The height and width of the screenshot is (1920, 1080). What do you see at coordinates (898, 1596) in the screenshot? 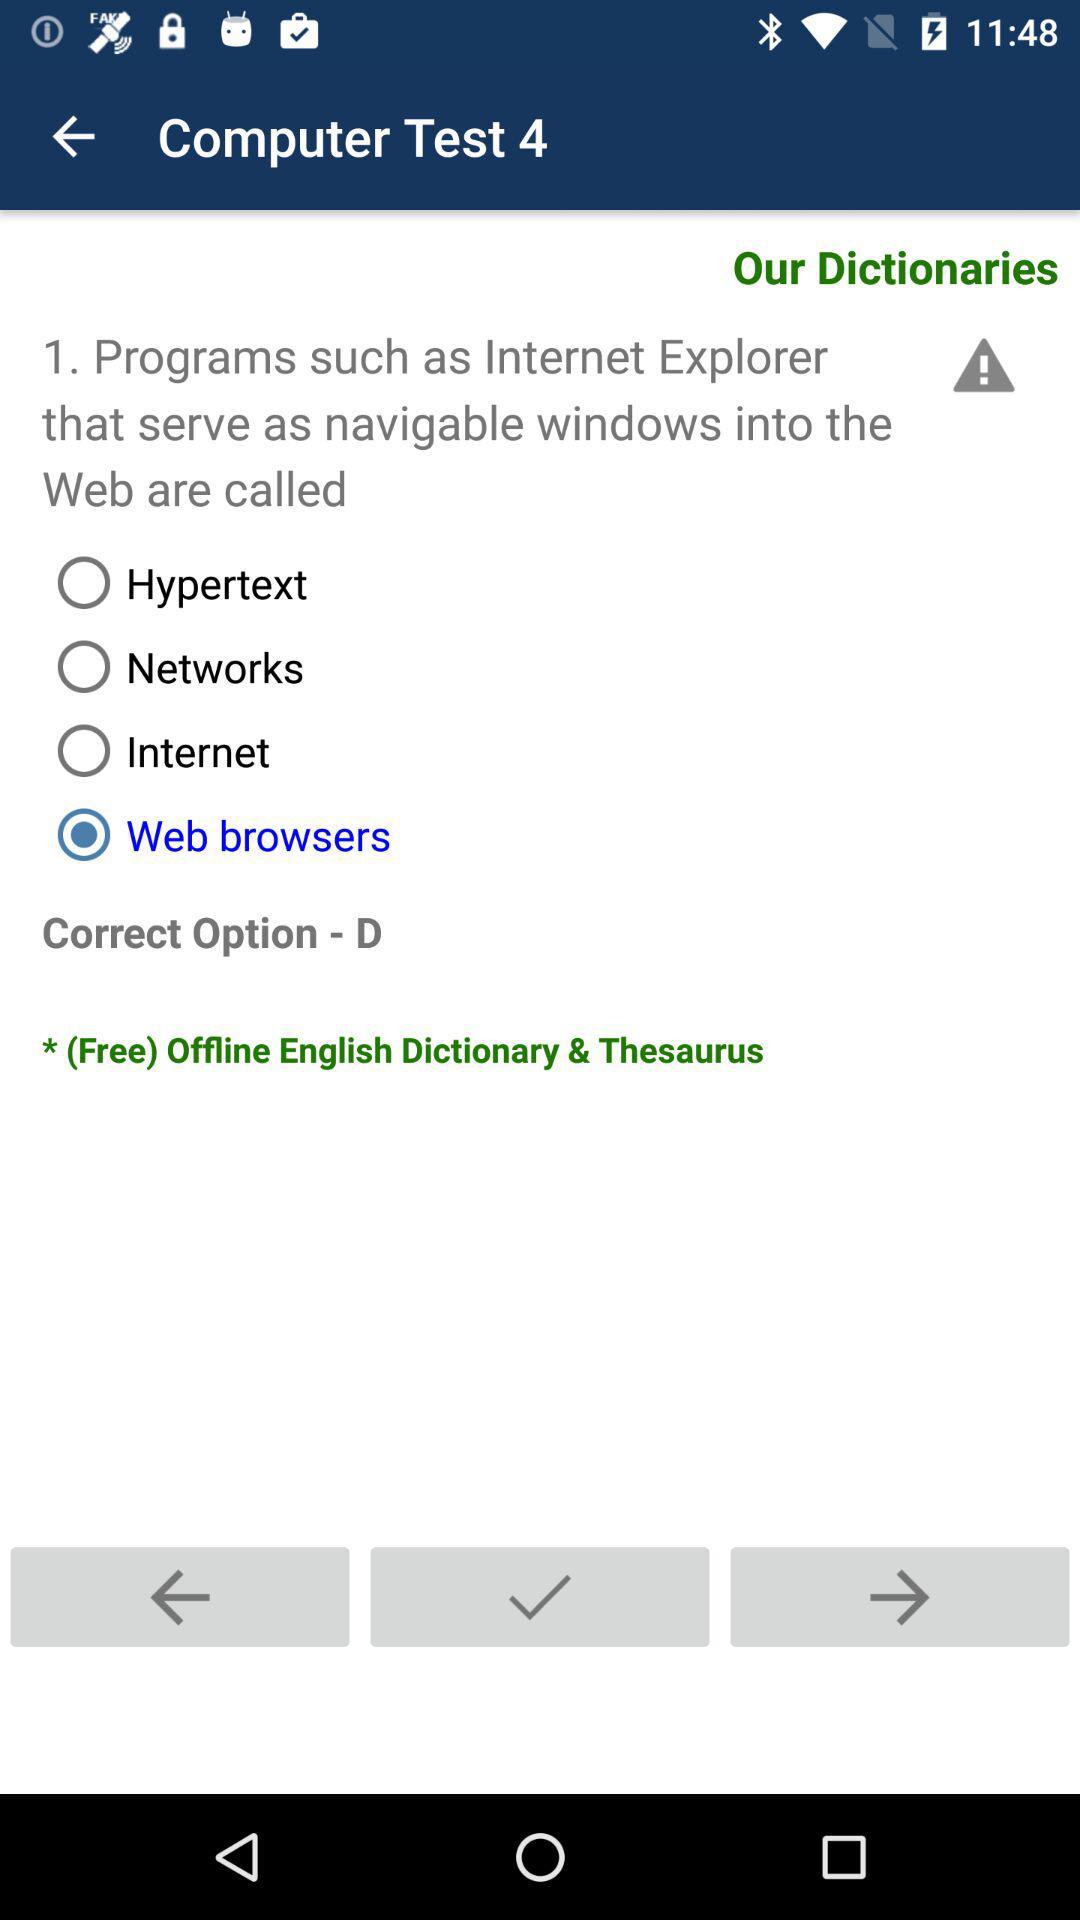
I see `next question` at bounding box center [898, 1596].